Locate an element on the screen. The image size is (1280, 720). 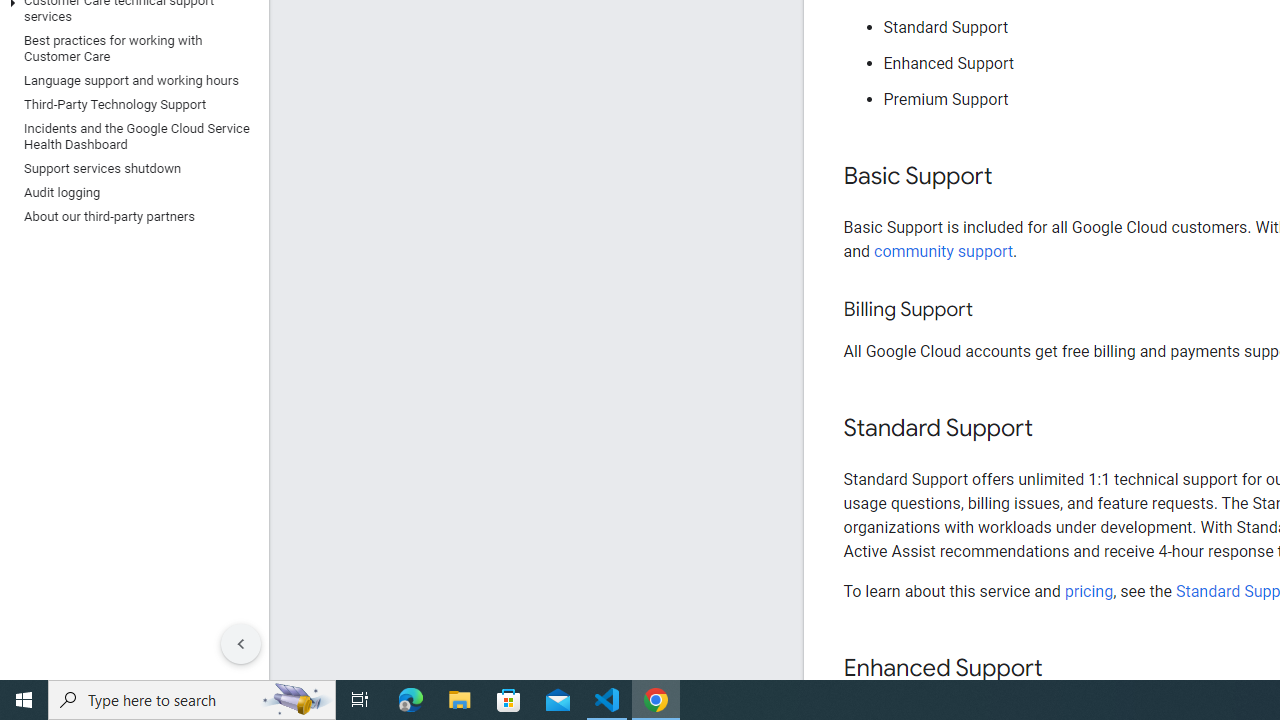
'Support services shutdown' is located at coordinates (129, 167).